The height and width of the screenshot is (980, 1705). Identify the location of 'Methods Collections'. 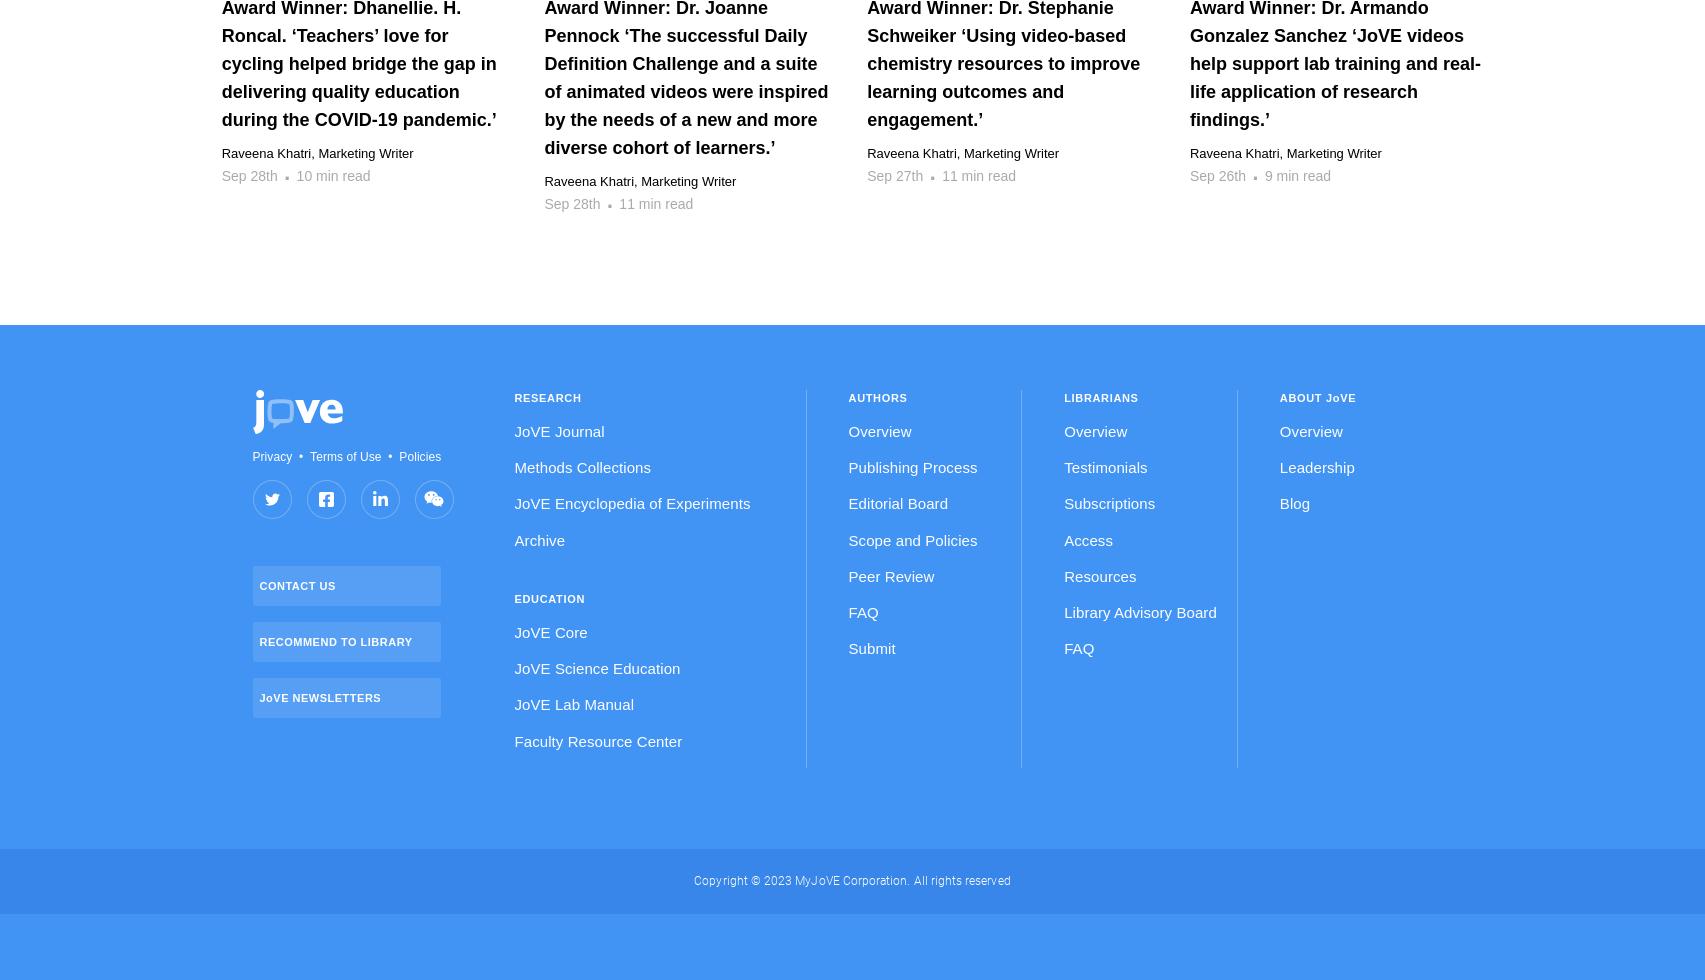
(582, 467).